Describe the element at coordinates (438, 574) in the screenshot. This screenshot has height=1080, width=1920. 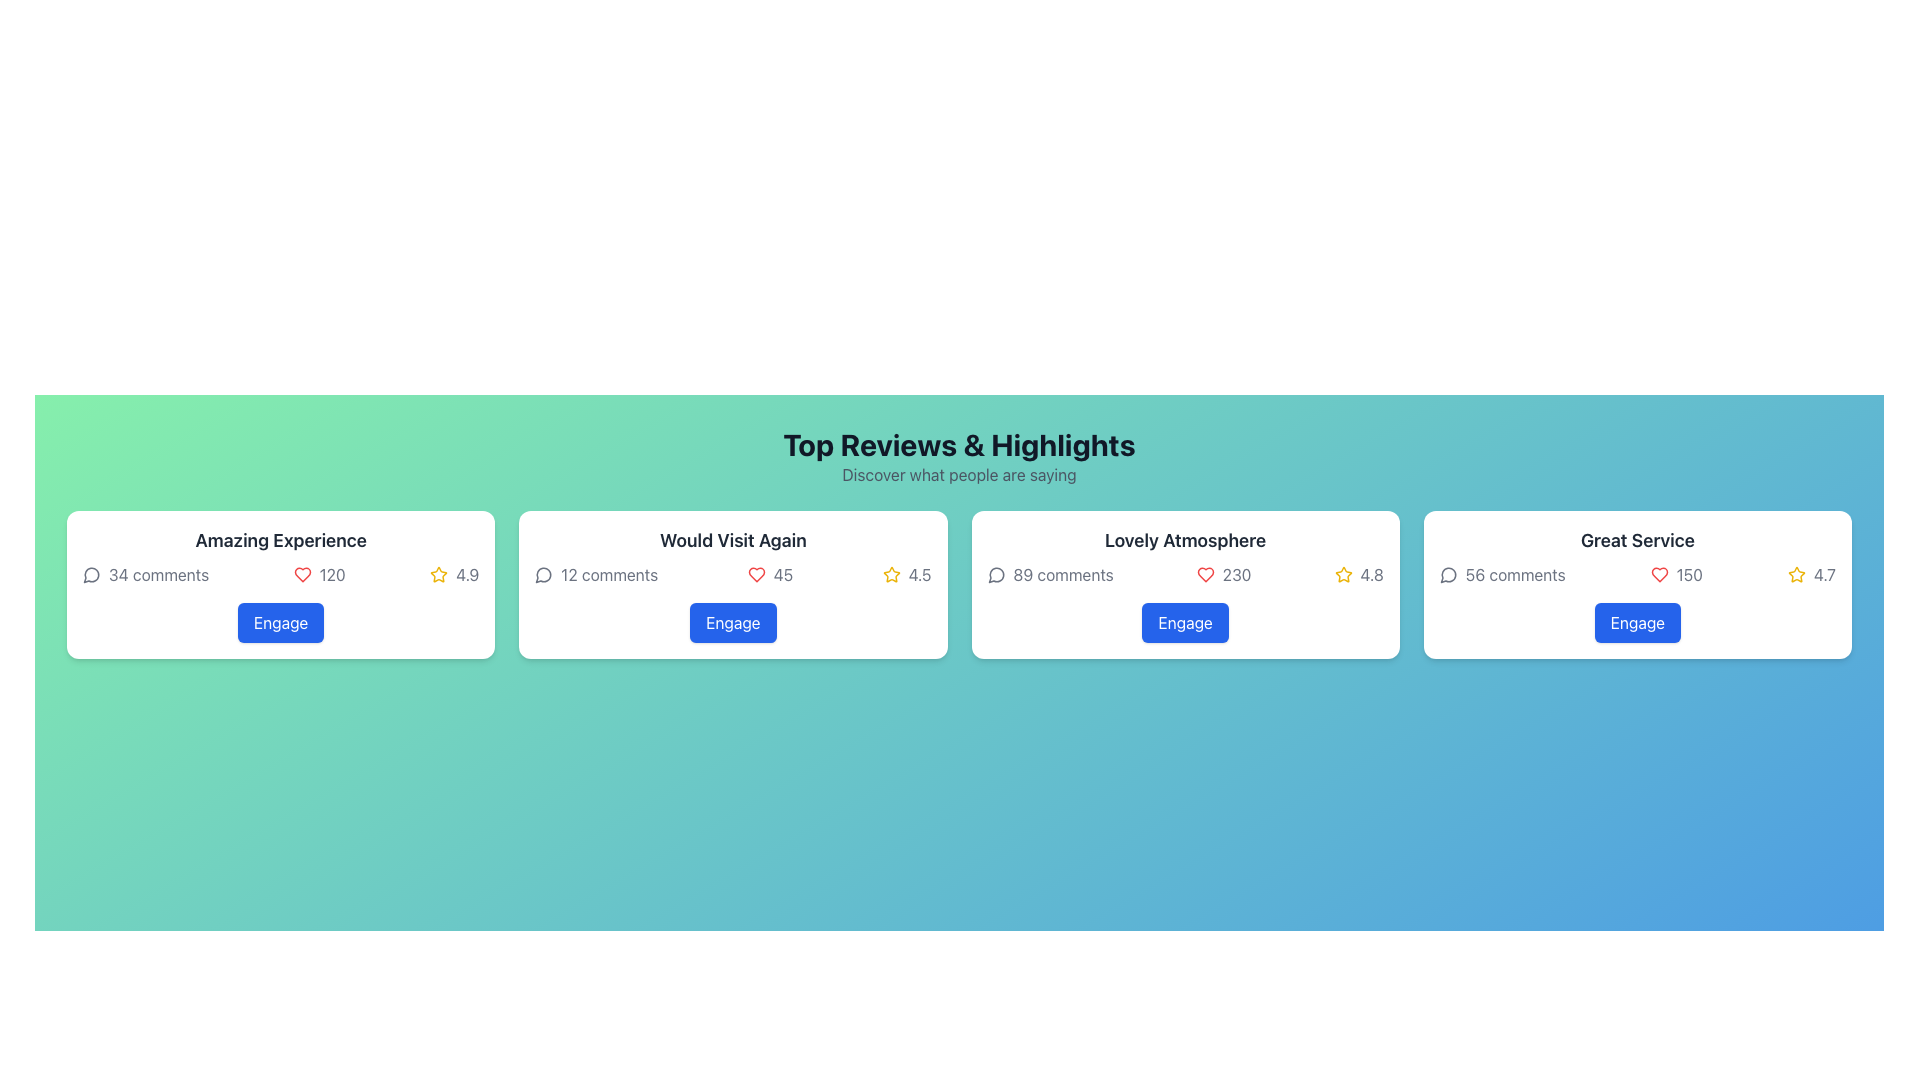
I see `the rating icon representing a score of '4.9' located in the 'Amazing Experience' card, which is positioned to the left of the text '4.9' and above the blue 'Engage' button` at that location.